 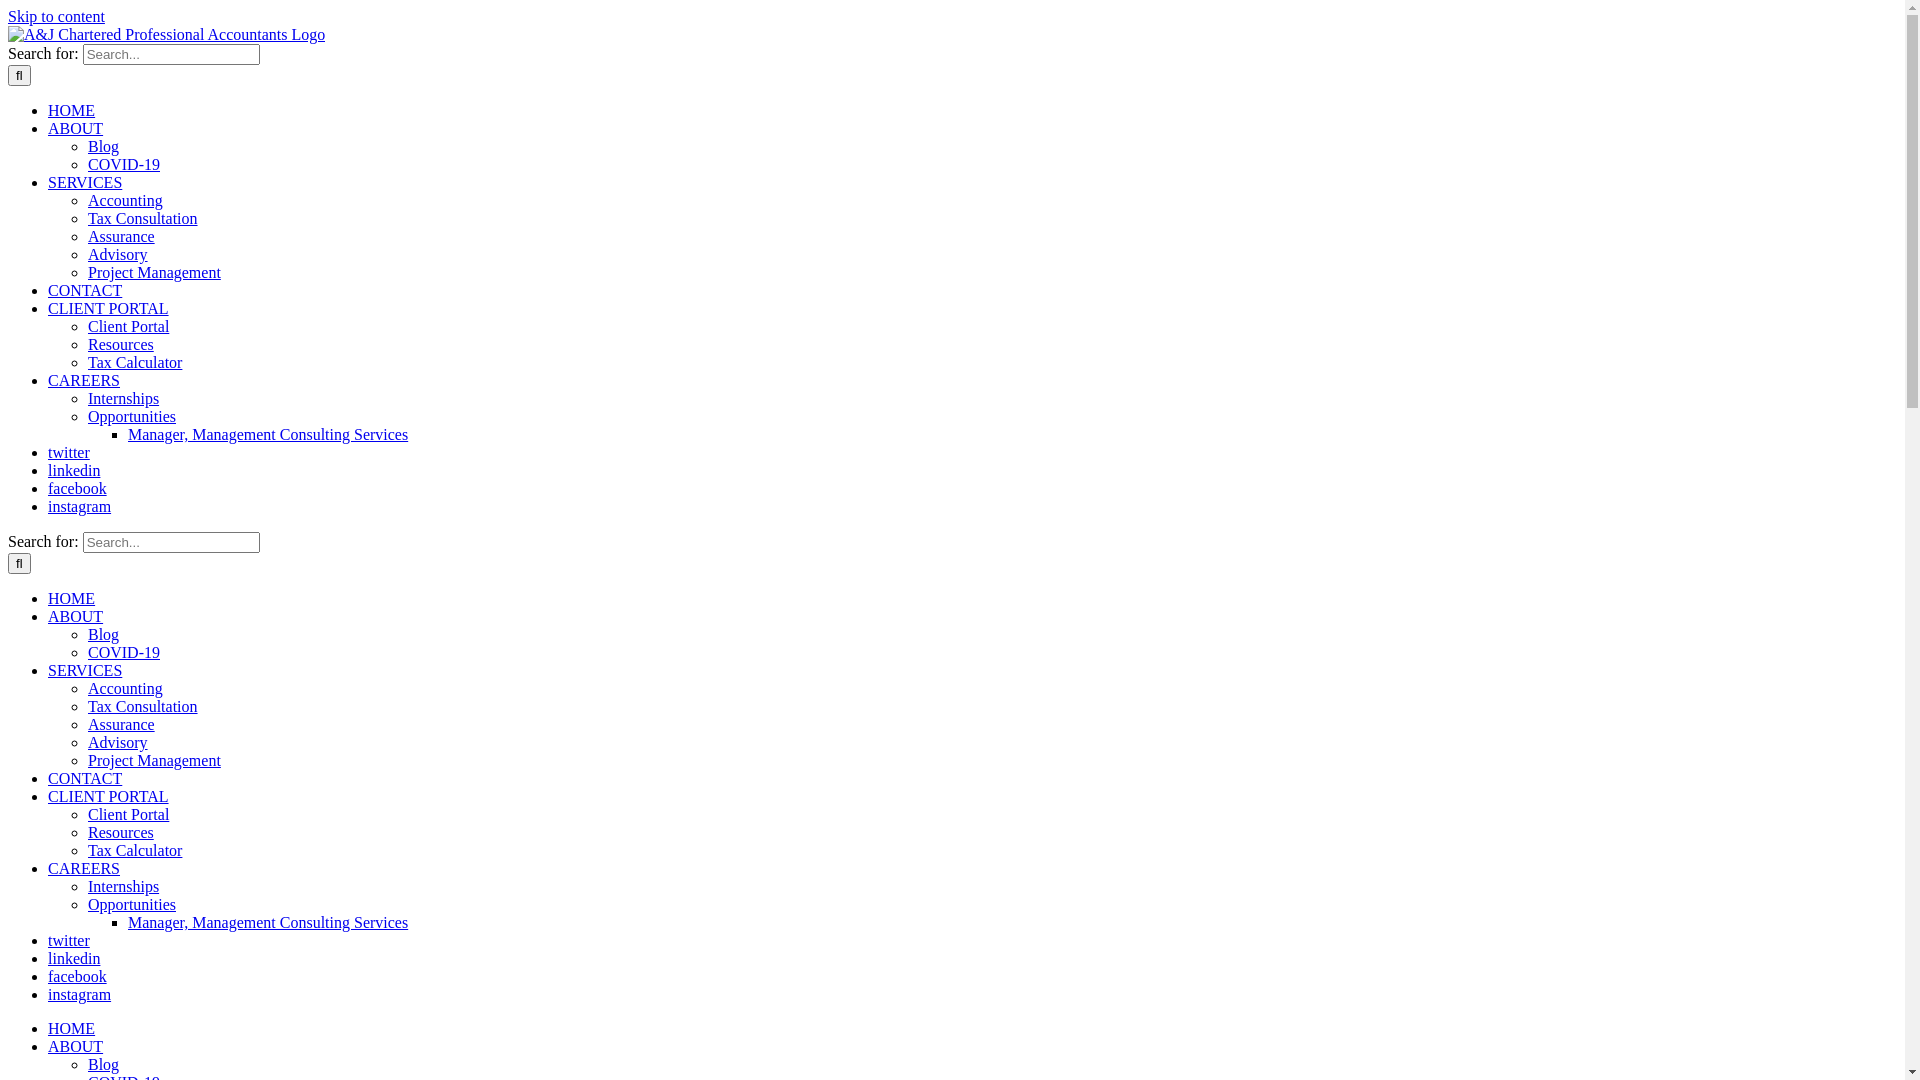 I want to click on 'instagram', so click(x=79, y=994).